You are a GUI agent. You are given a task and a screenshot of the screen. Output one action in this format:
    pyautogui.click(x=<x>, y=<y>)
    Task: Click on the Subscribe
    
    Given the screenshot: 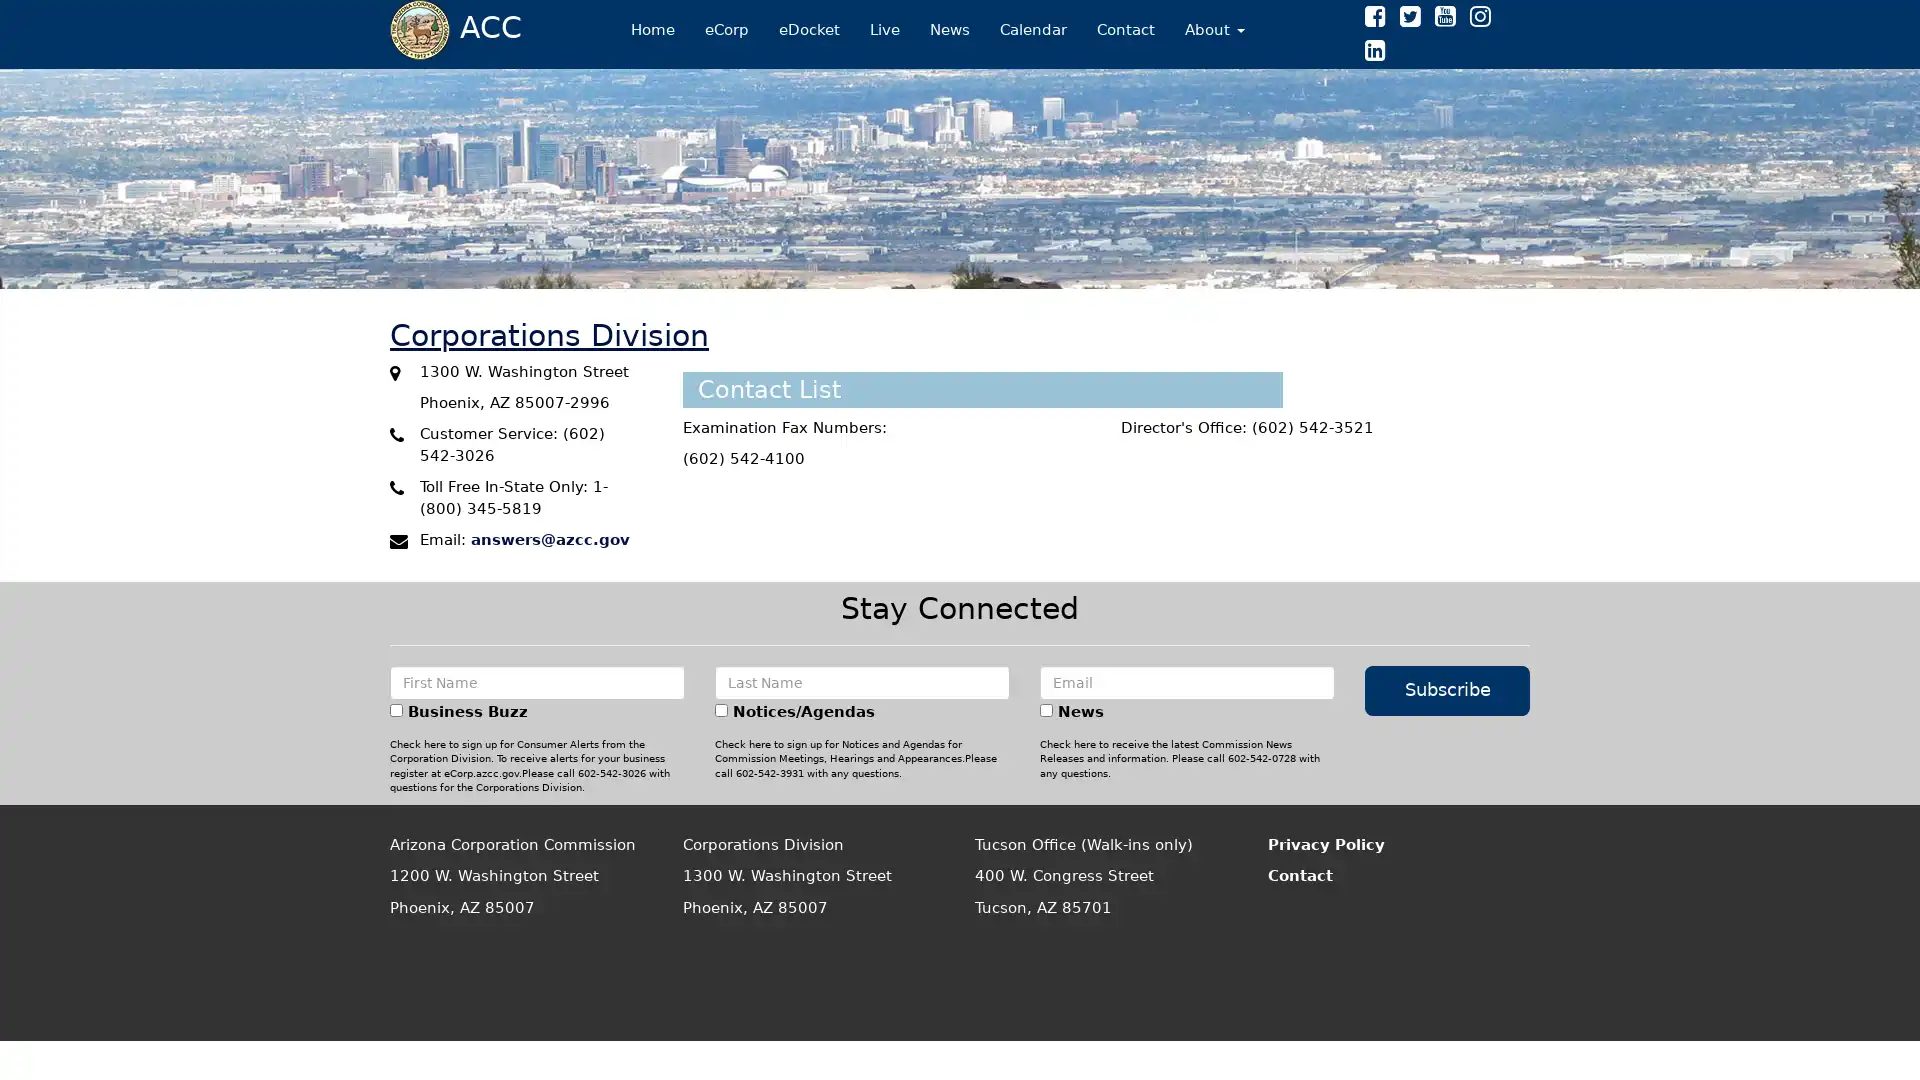 What is the action you would take?
    pyautogui.click(x=1446, y=685)
    